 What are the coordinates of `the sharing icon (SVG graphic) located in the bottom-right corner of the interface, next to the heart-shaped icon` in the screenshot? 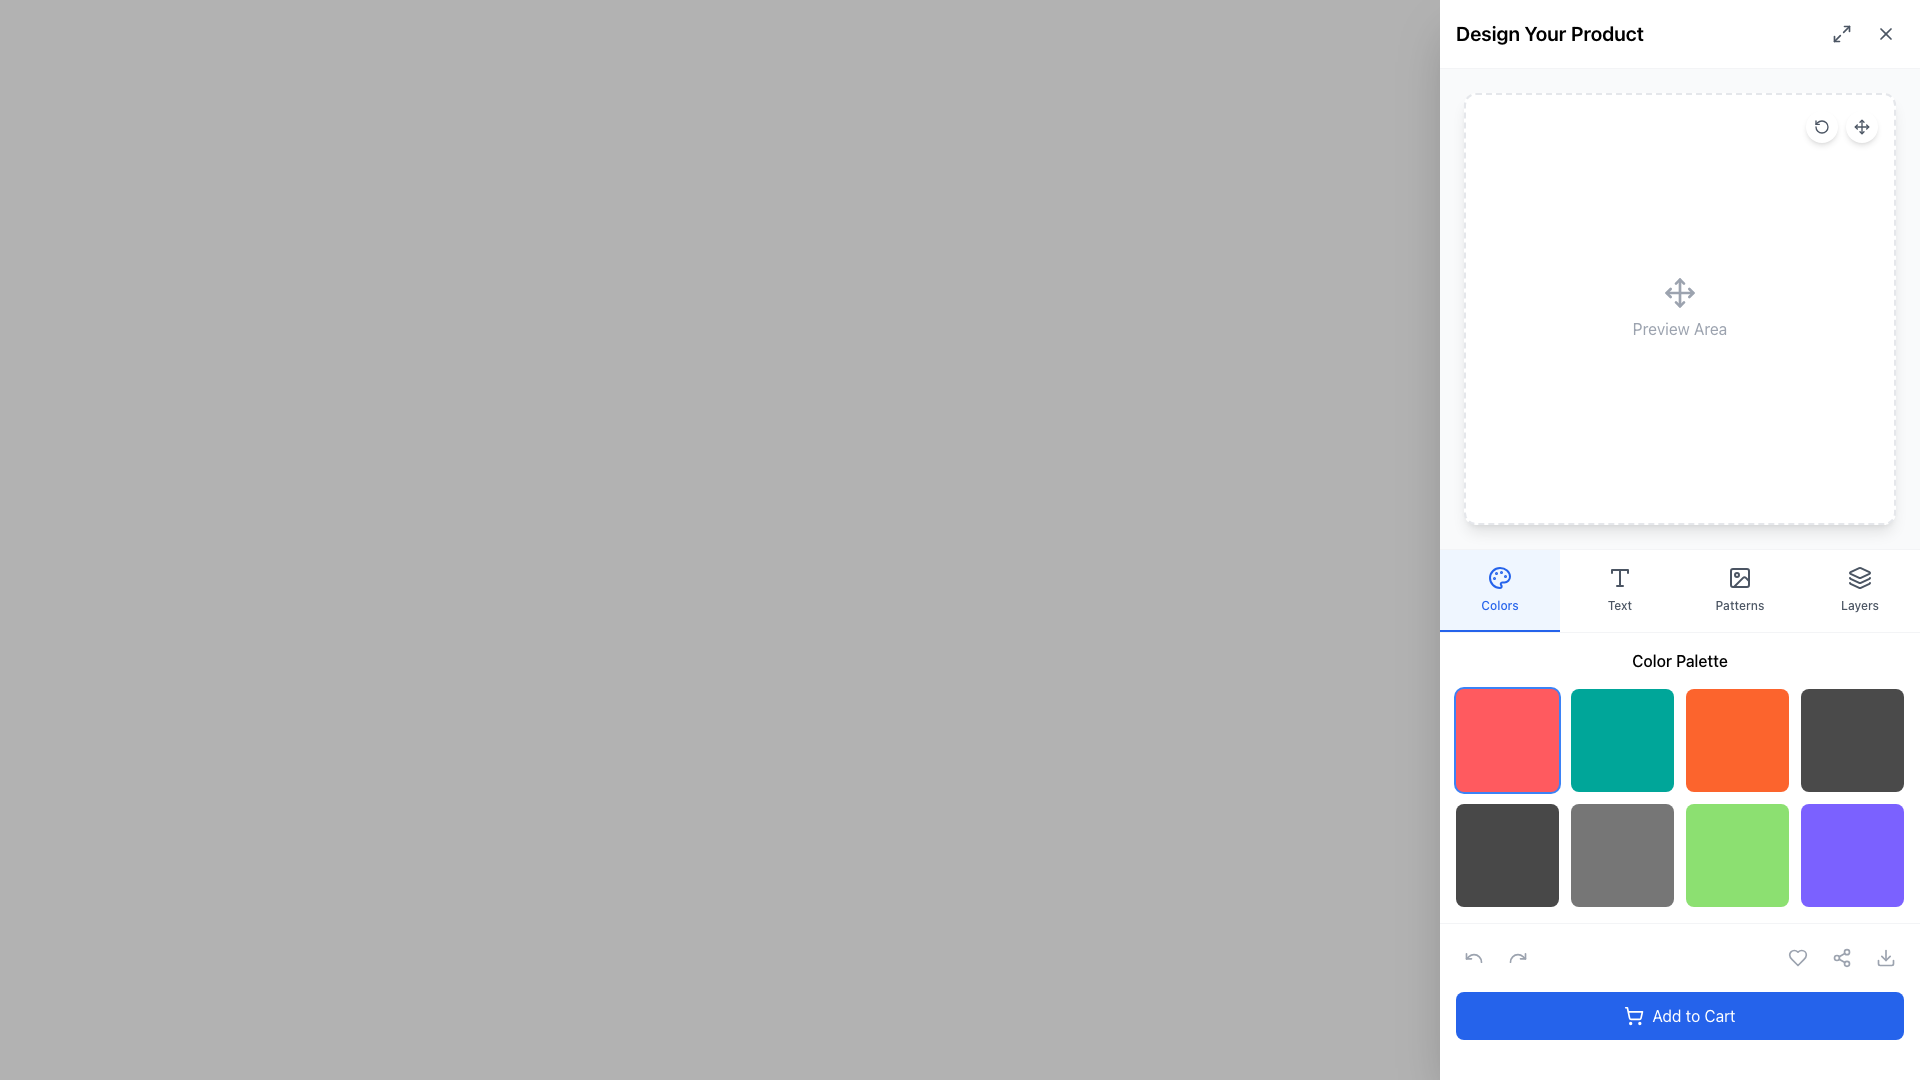 It's located at (1841, 956).